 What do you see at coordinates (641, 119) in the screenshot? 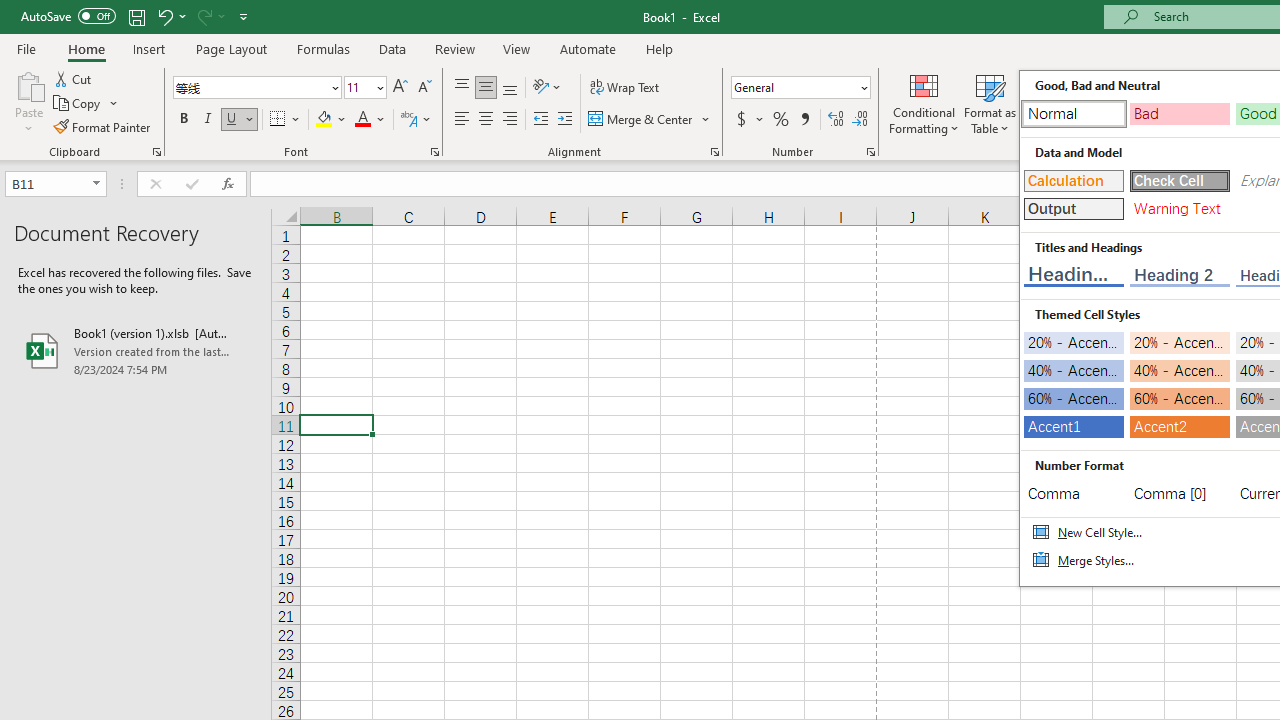
I see `'Merge & Center'` at bounding box center [641, 119].